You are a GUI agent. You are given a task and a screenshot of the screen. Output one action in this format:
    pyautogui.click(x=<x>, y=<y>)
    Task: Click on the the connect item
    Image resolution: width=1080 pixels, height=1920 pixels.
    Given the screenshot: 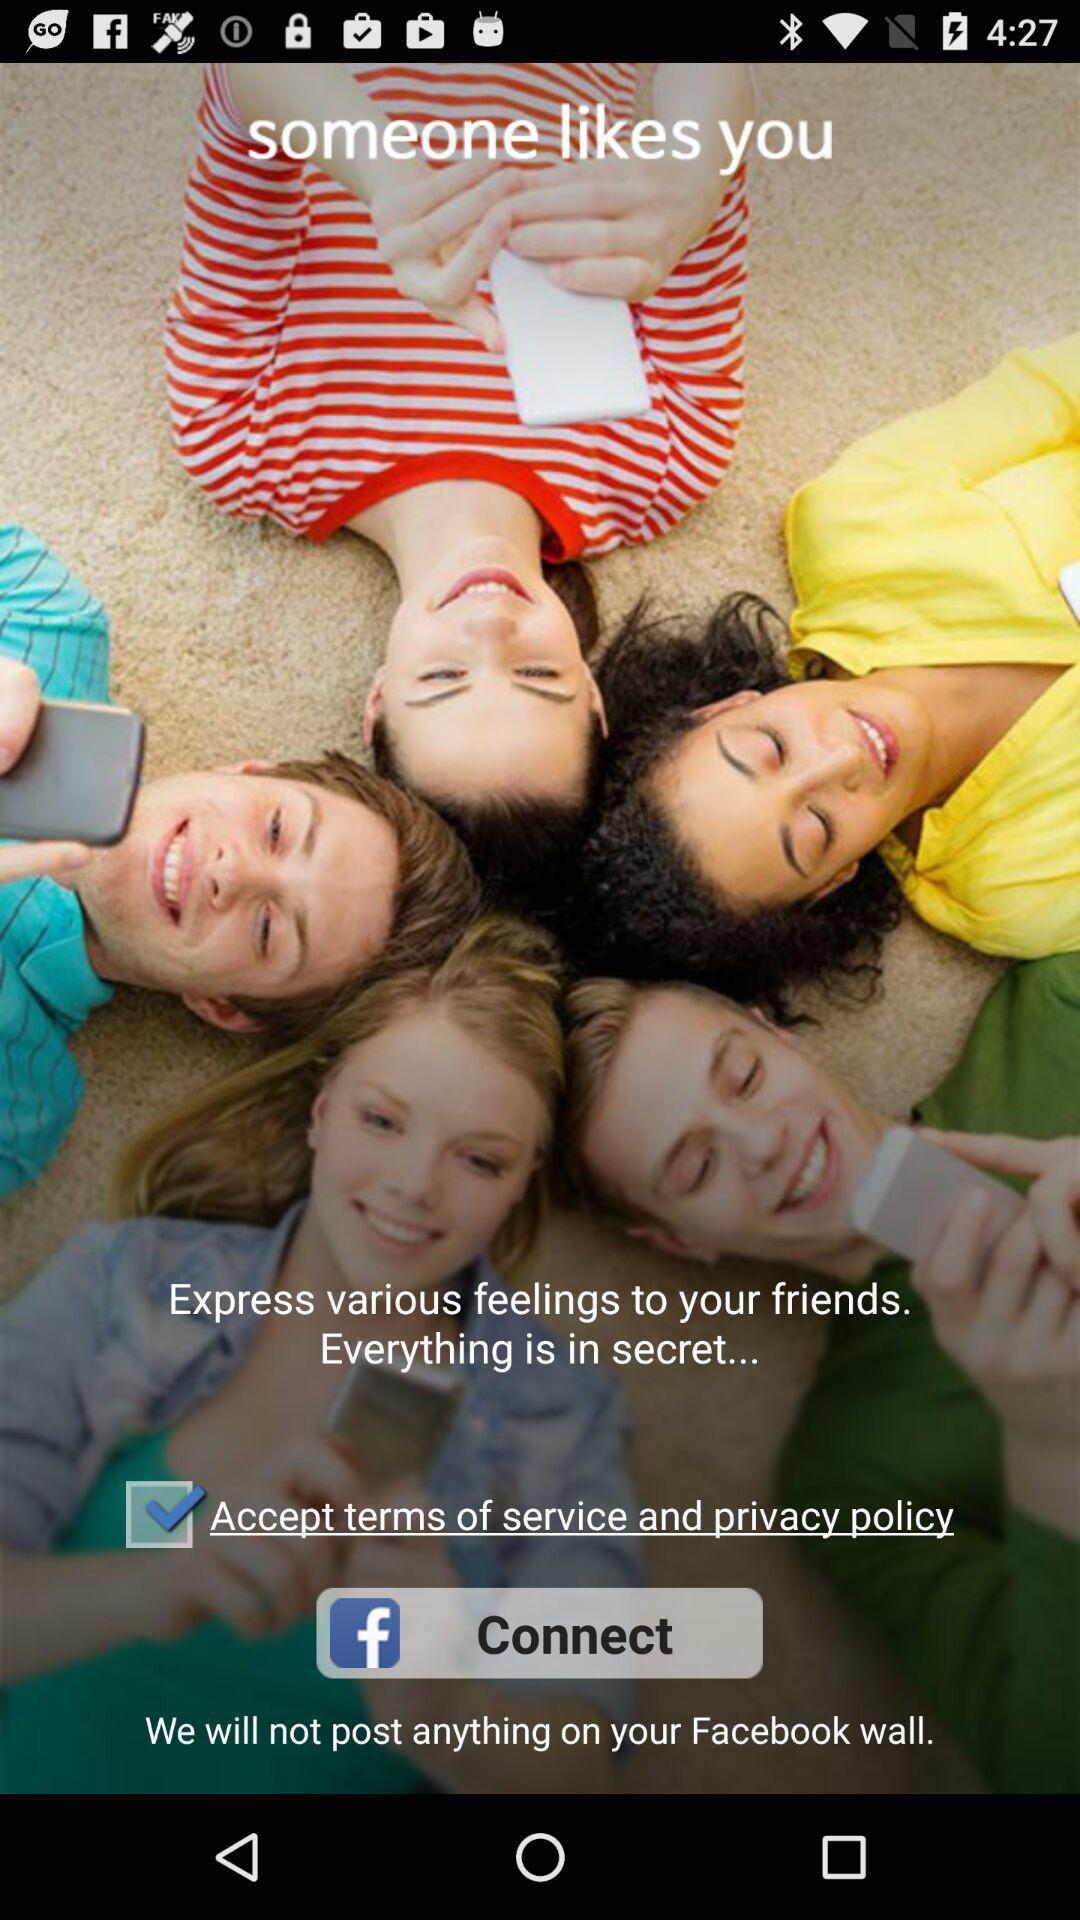 What is the action you would take?
    pyautogui.click(x=538, y=1633)
    